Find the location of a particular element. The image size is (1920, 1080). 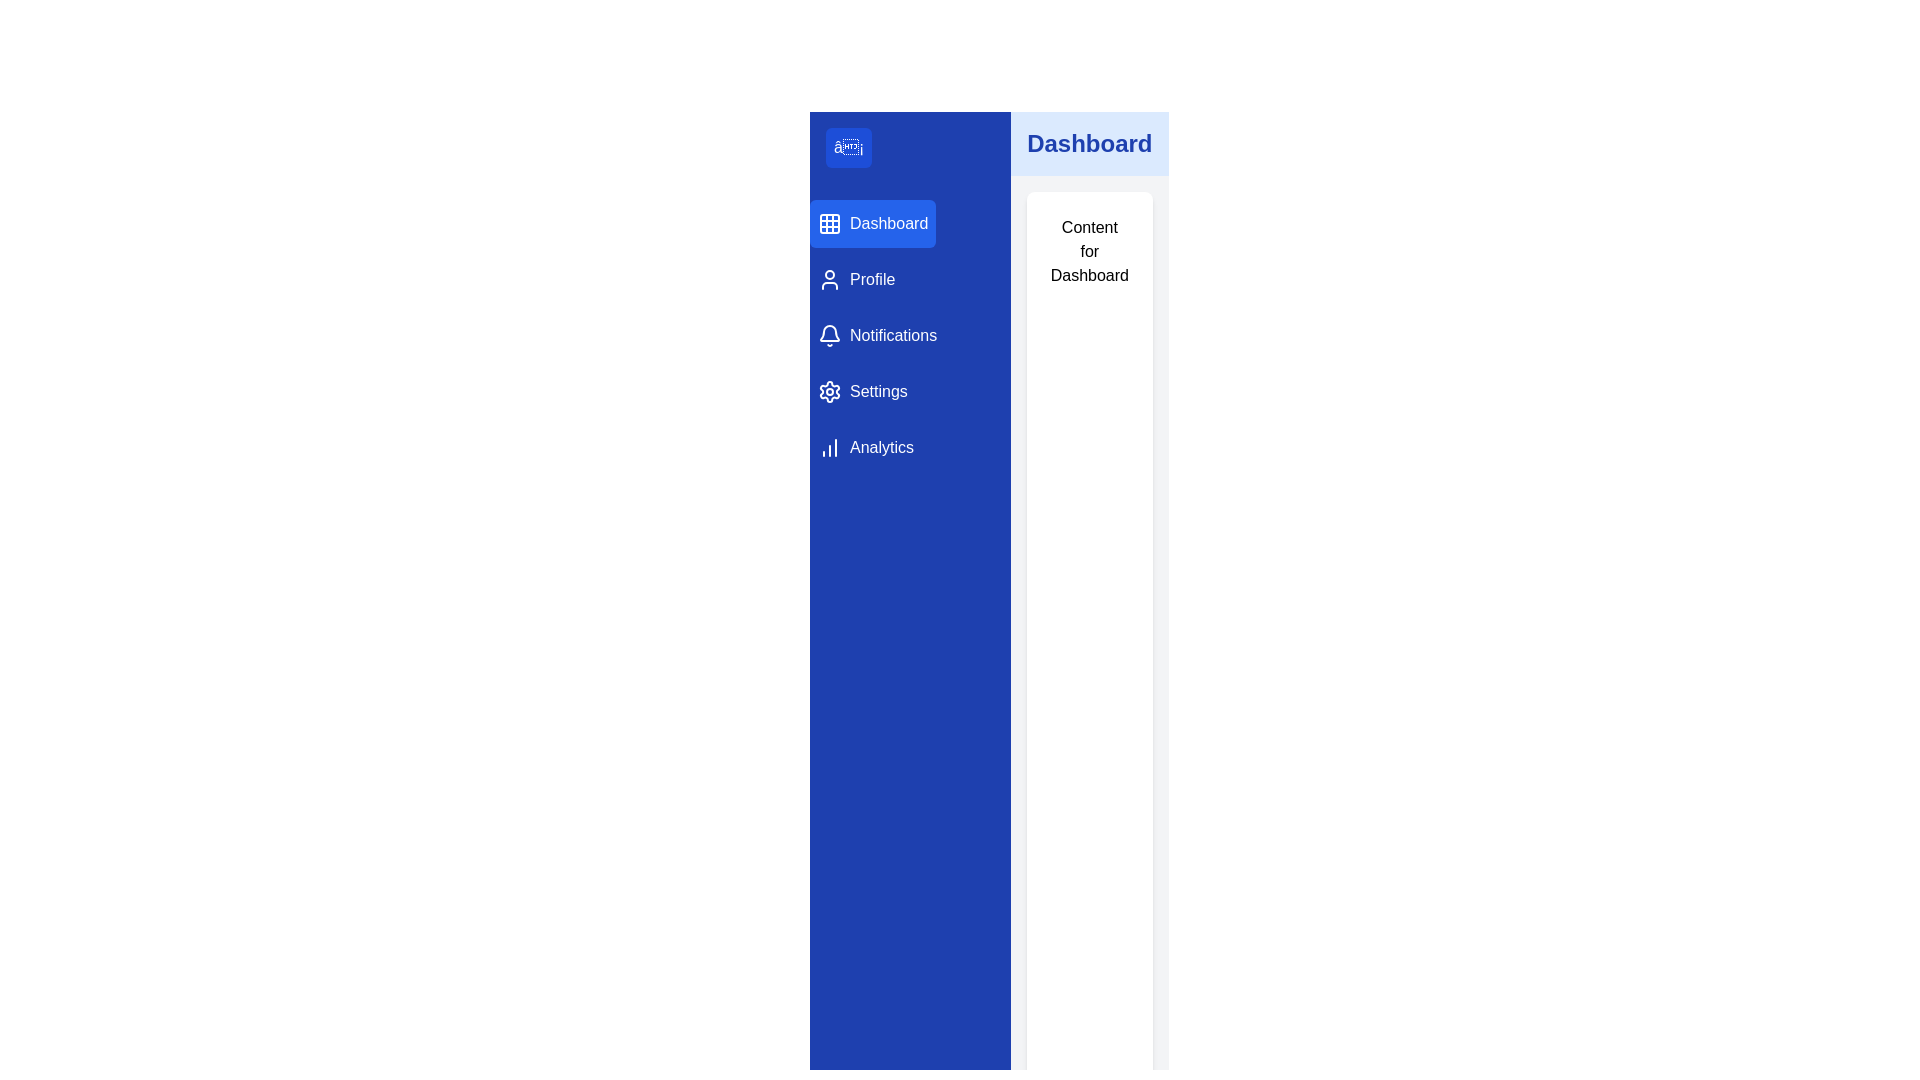

the 'Settings' button in the vertical navigation menu, which features a cogwheel icon and a dark blue background is located at coordinates (862, 392).